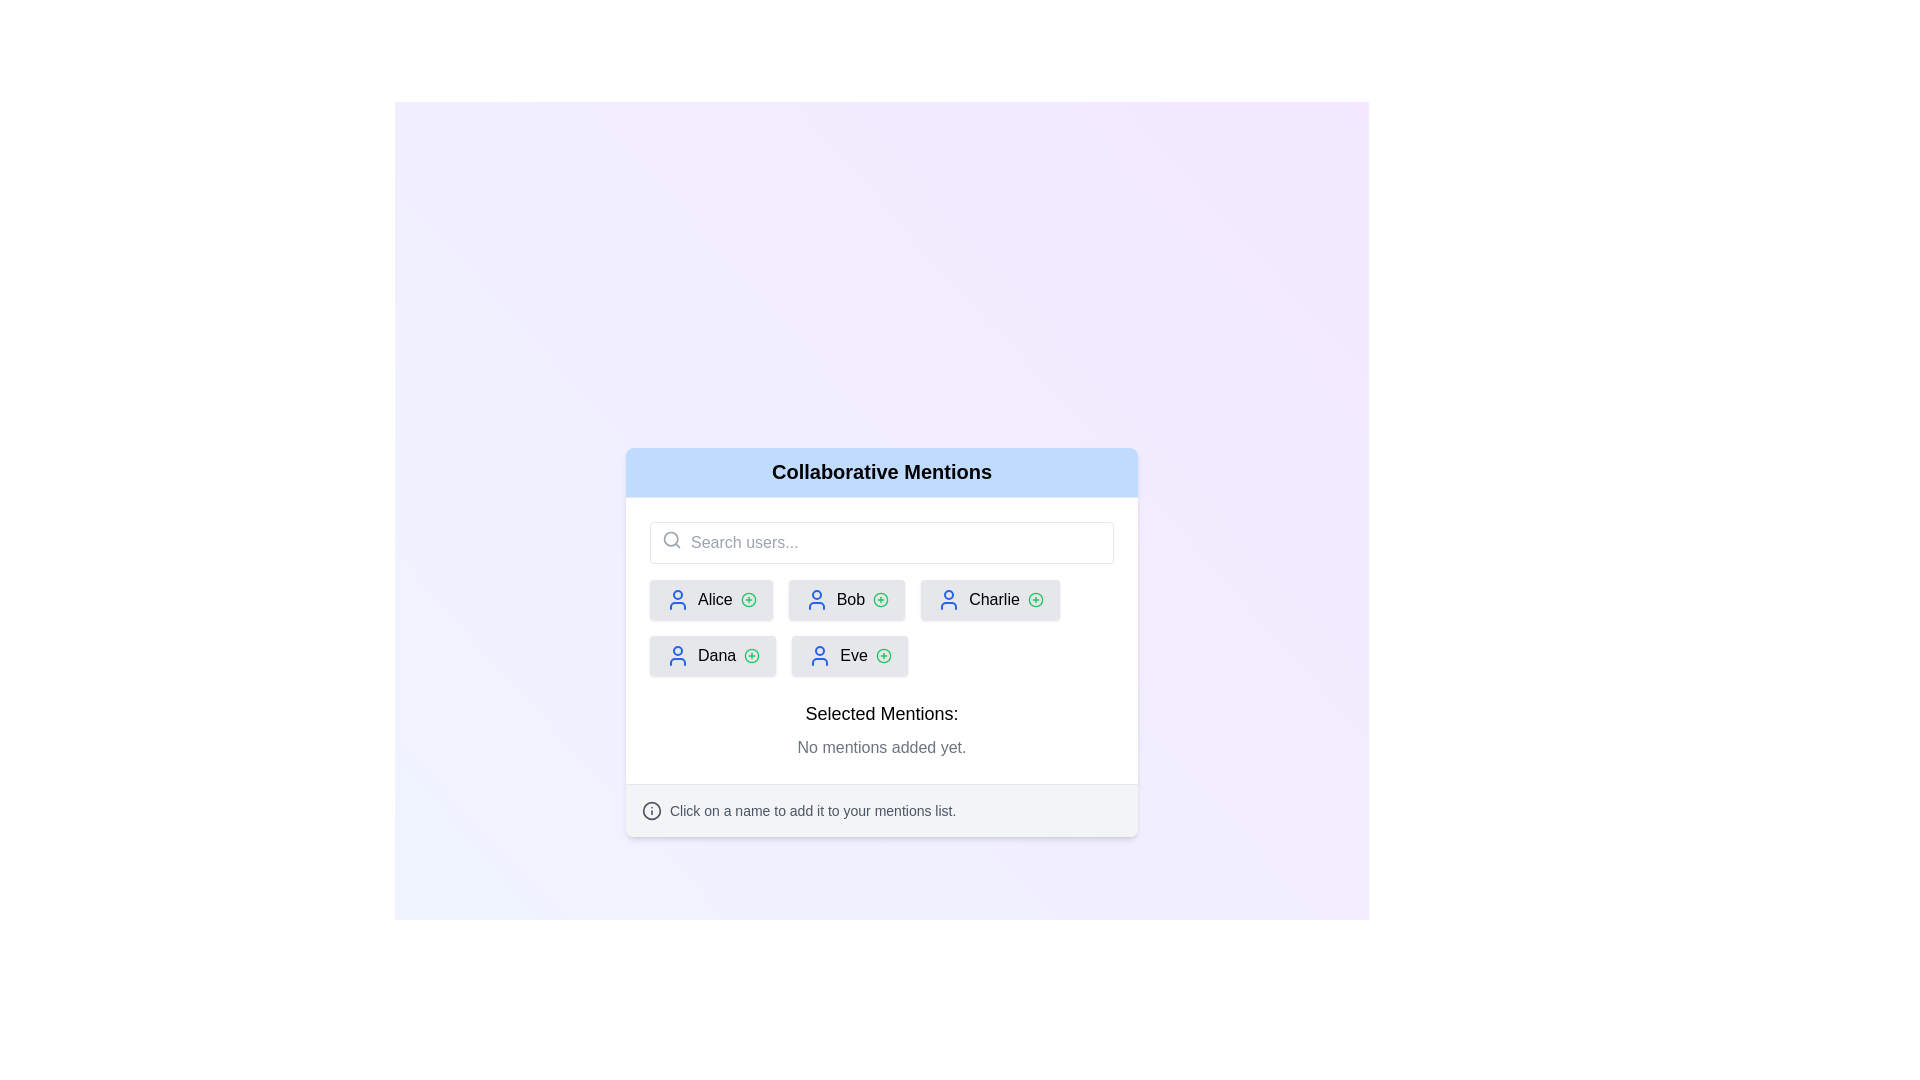 This screenshot has height=1080, width=1920. Describe the element at coordinates (880, 598) in the screenshot. I see `the circular icon button with a green border and a plus symbol, located to the right of the text label 'Bob'` at that location.